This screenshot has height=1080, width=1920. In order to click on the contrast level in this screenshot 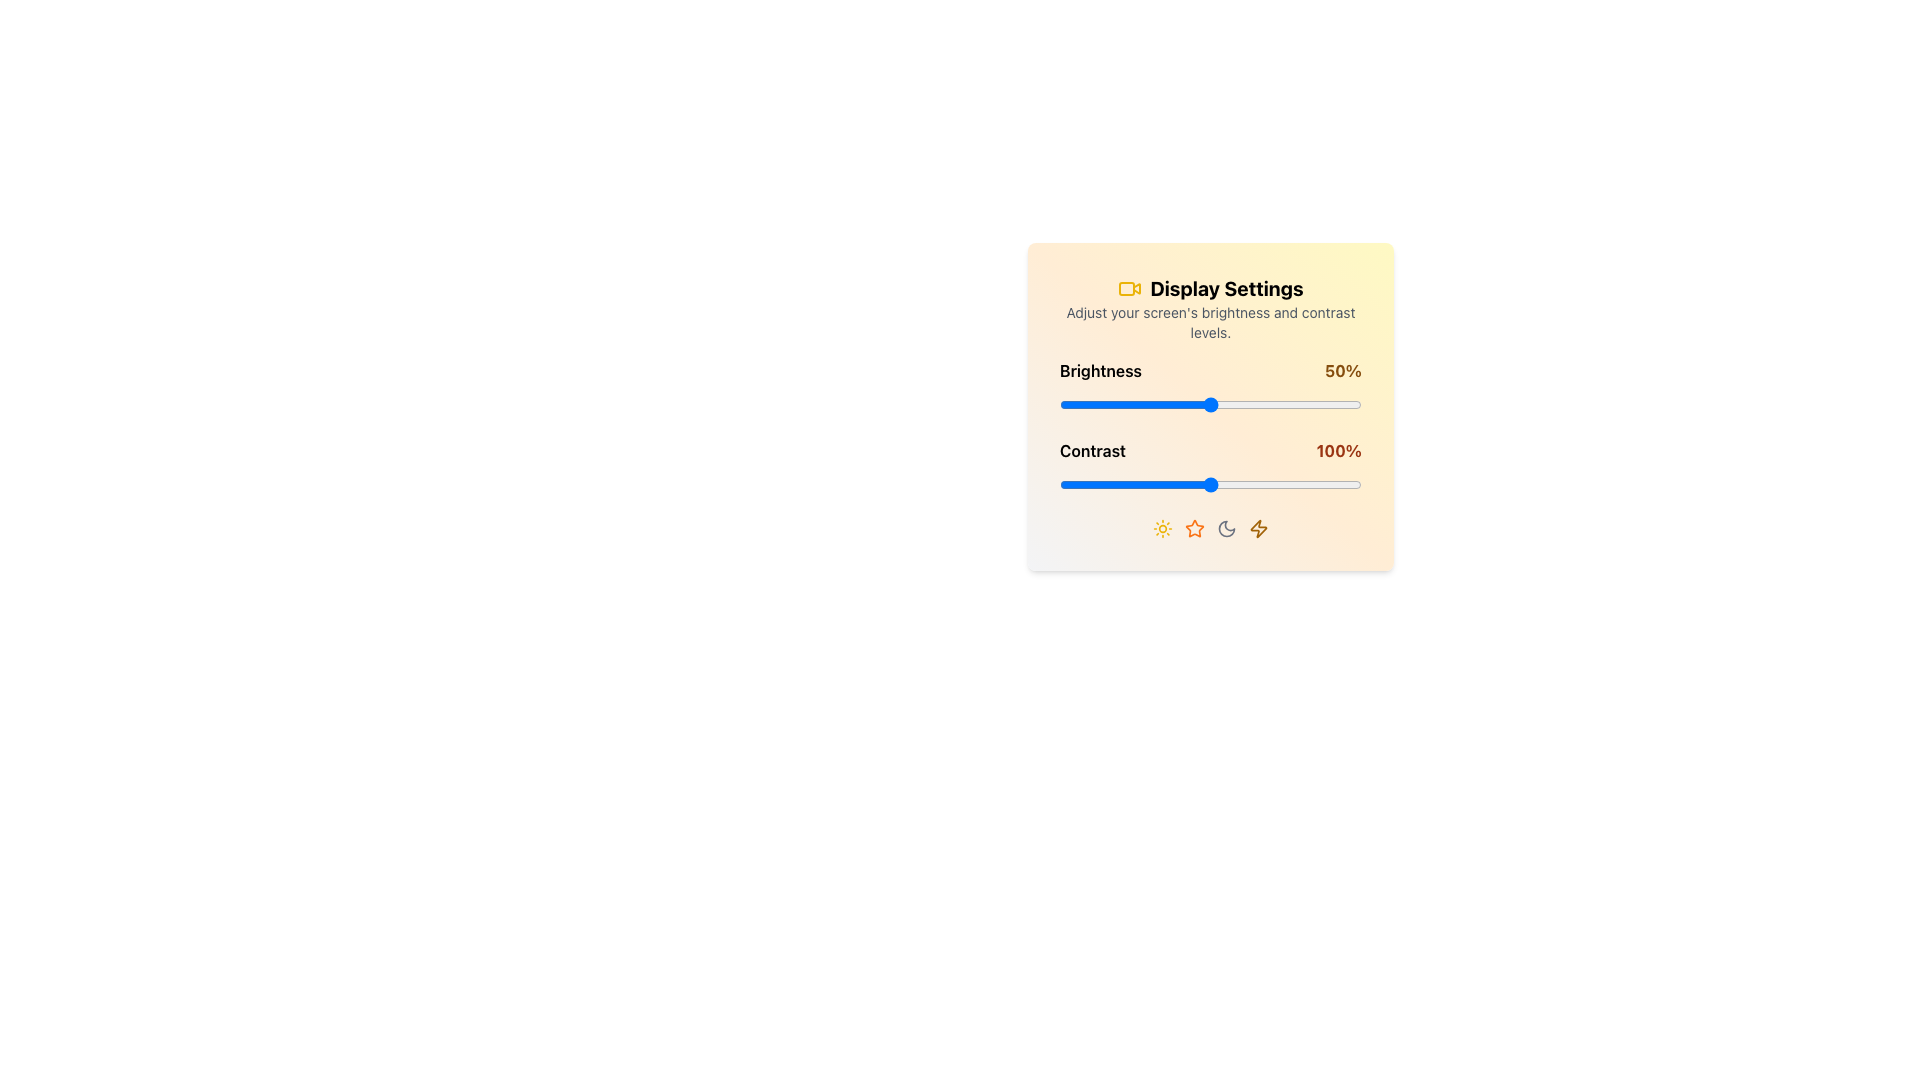, I will do `click(1121, 485)`.